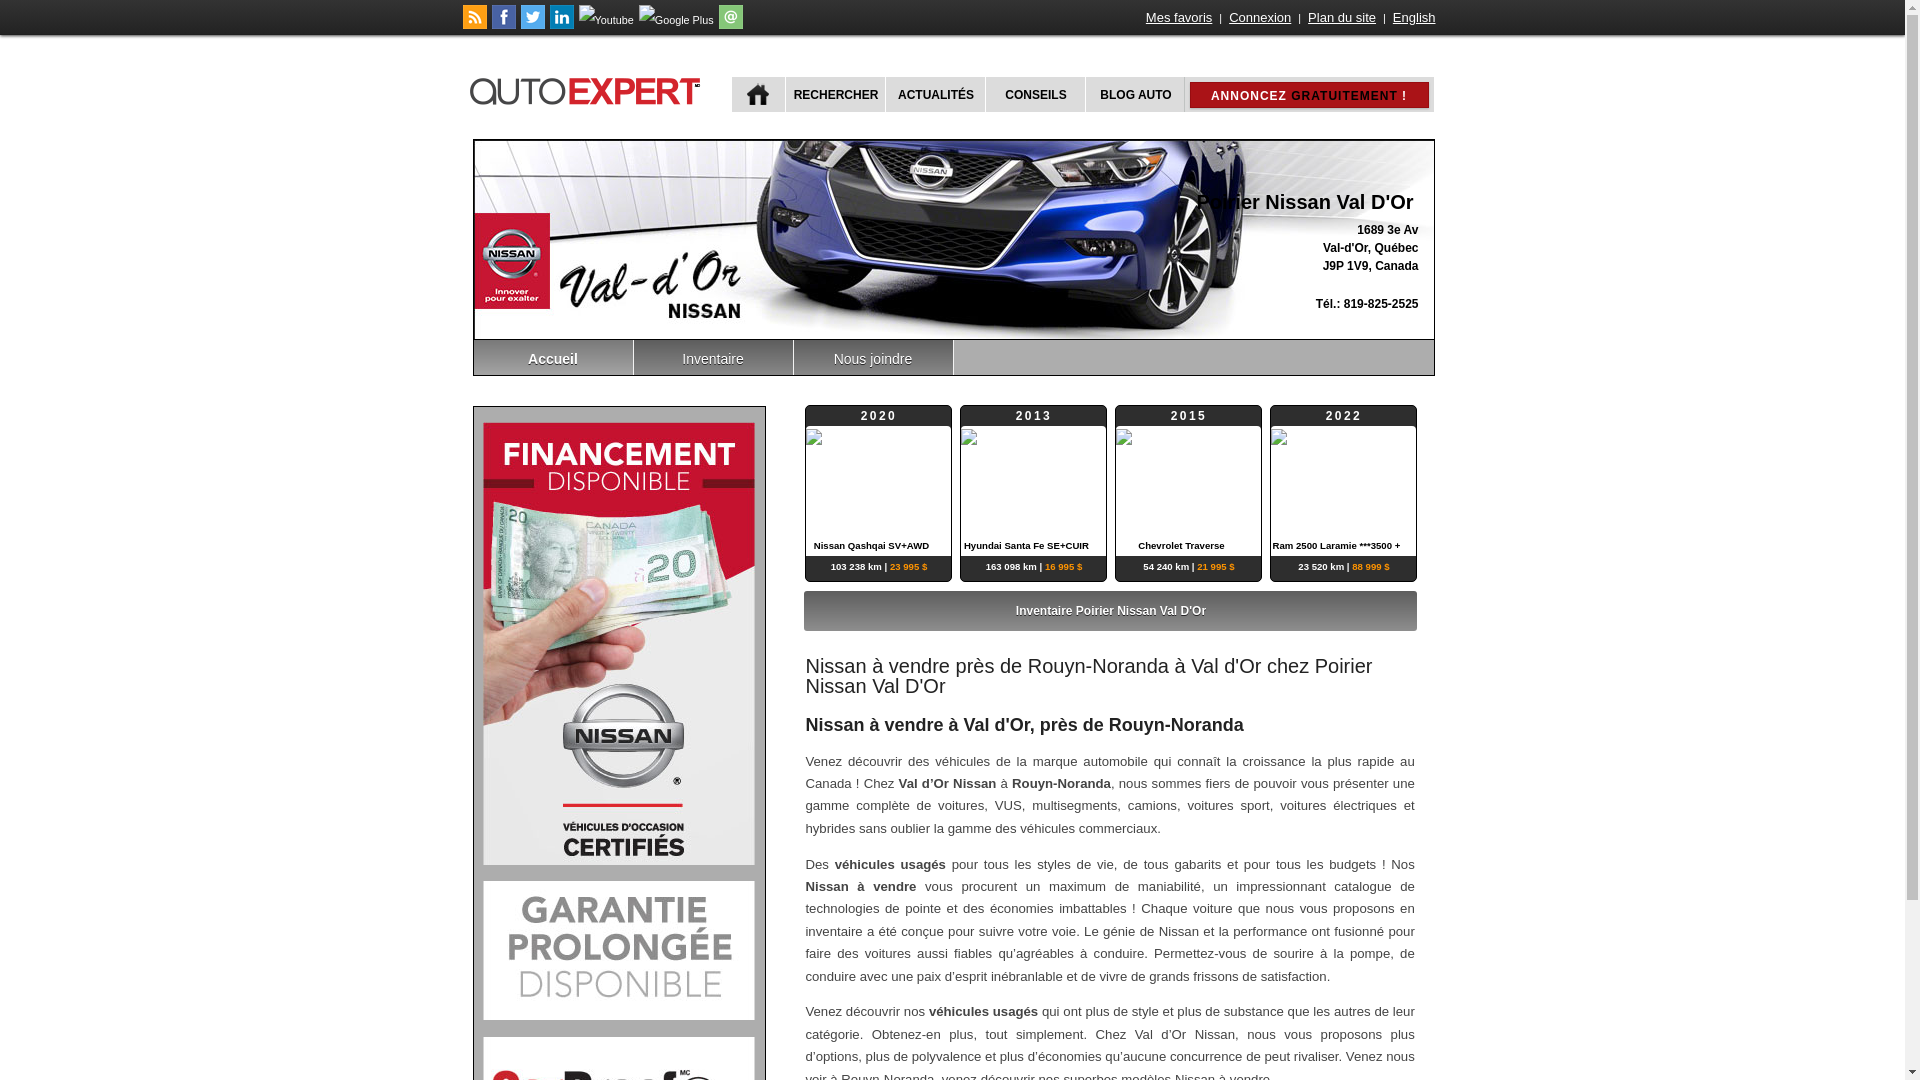 The image size is (1920, 1080). I want to click on 'Mes favoris', so click(1179, 17).